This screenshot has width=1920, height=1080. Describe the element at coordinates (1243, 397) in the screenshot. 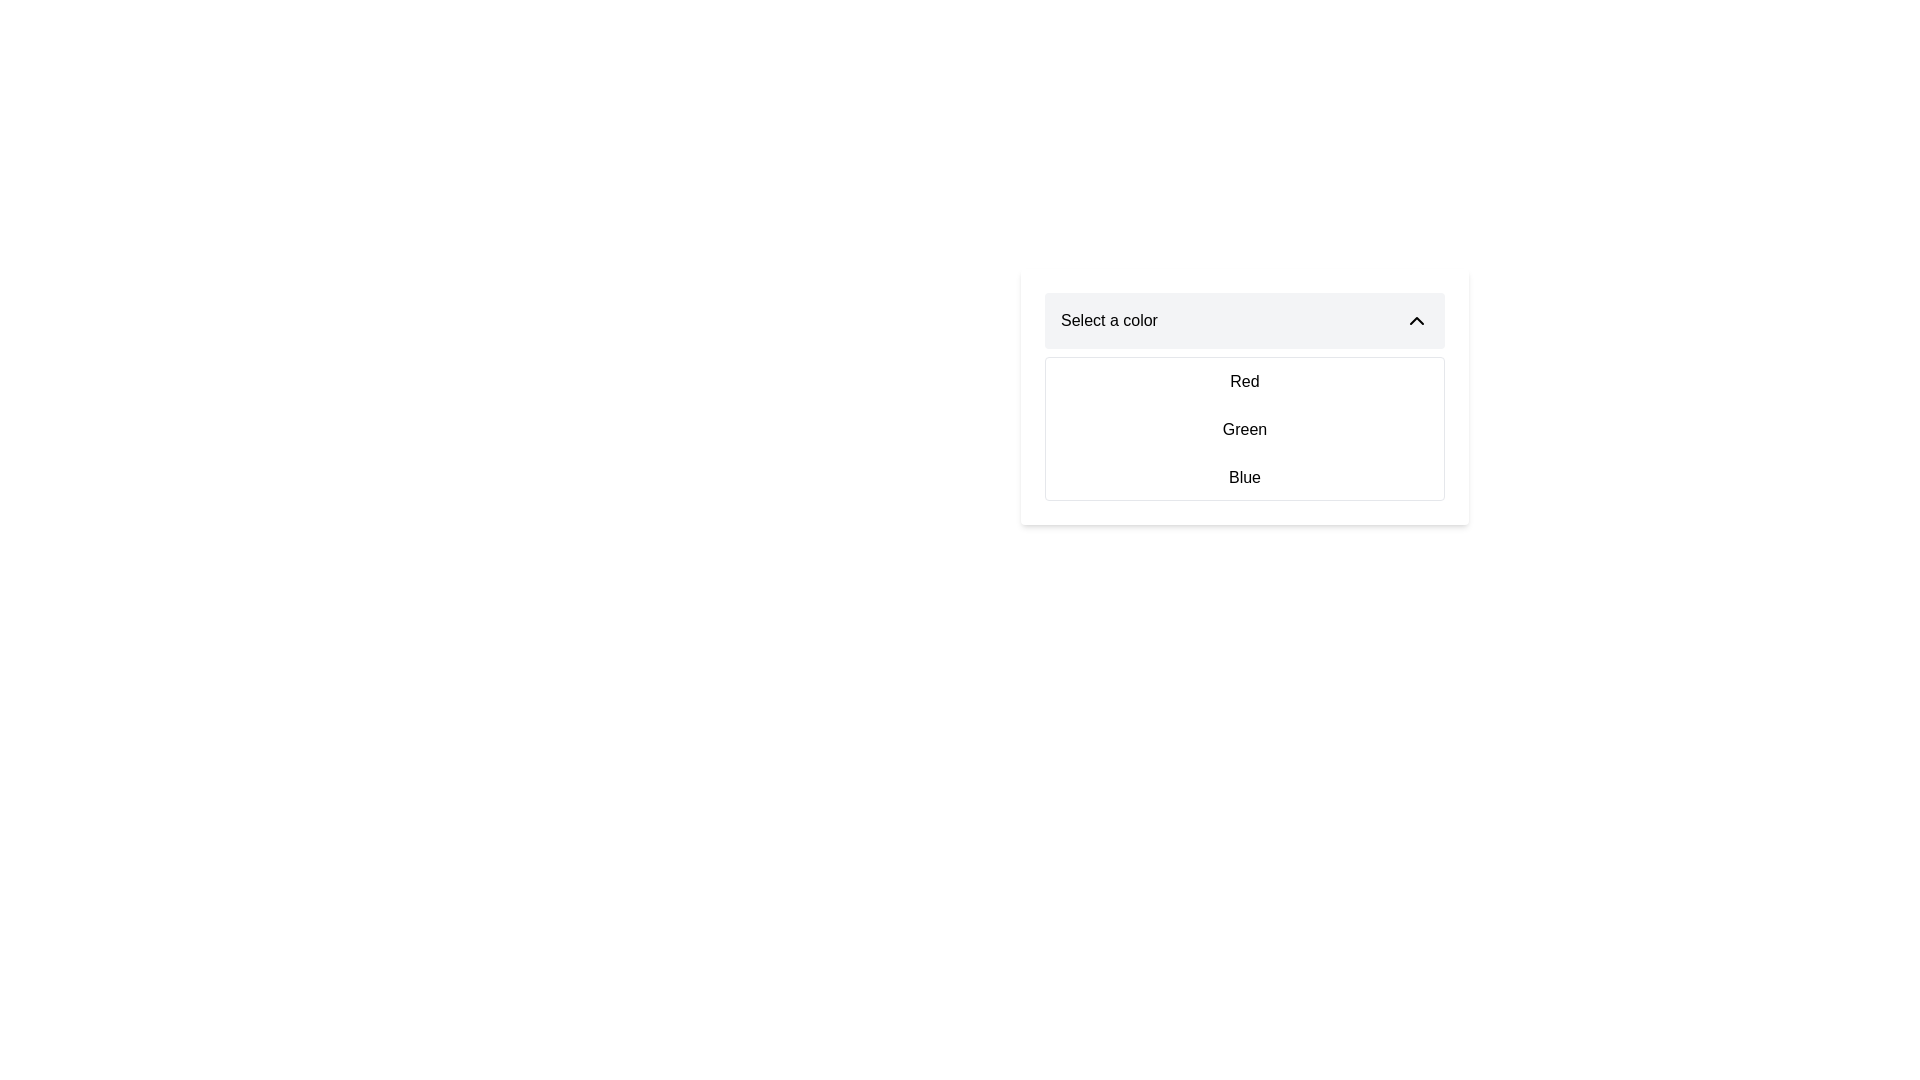

I see `the dropdown menu option with a light gray background that lists color choices such as 'Red,' 'Green,' and 'Blue' located below the 'Select a color' header` at that location.